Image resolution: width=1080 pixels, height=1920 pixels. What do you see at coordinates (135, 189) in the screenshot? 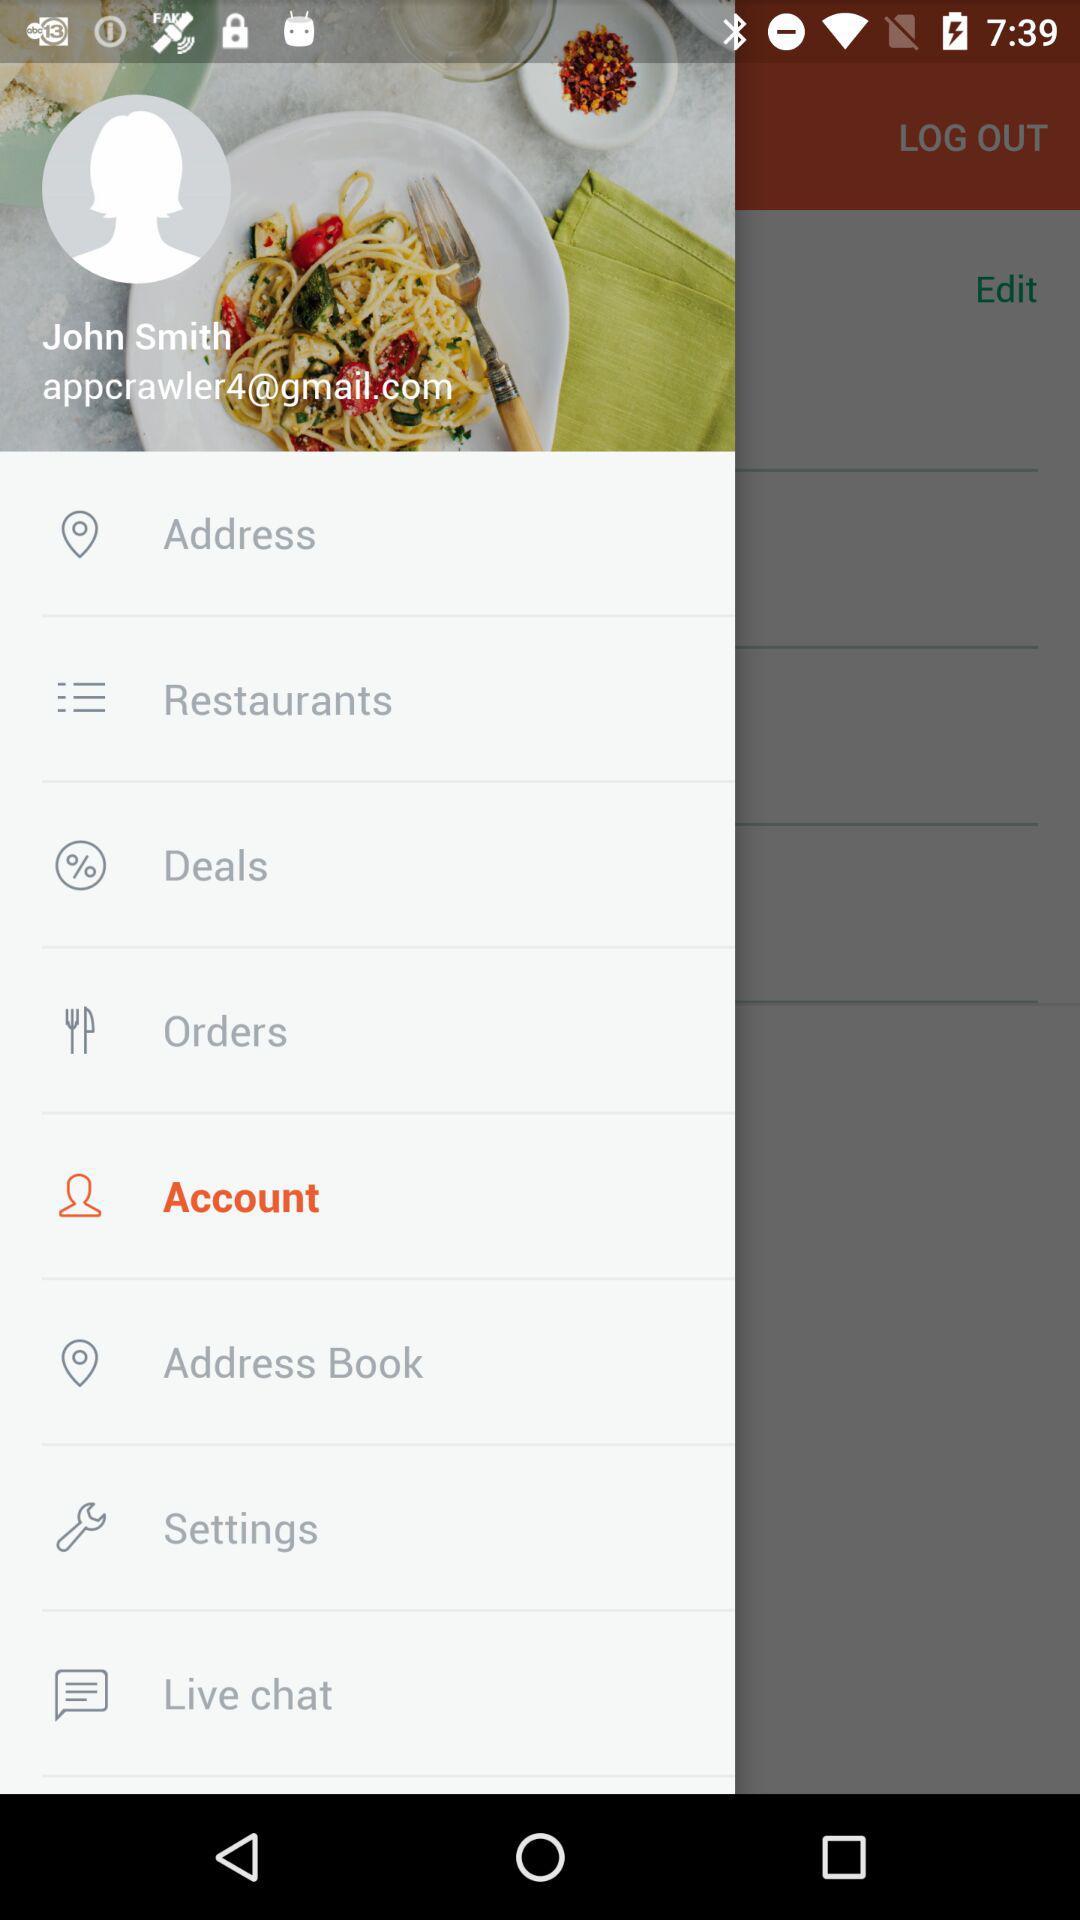
I see `the option which is above john smith` at bounding box center [135, 189].